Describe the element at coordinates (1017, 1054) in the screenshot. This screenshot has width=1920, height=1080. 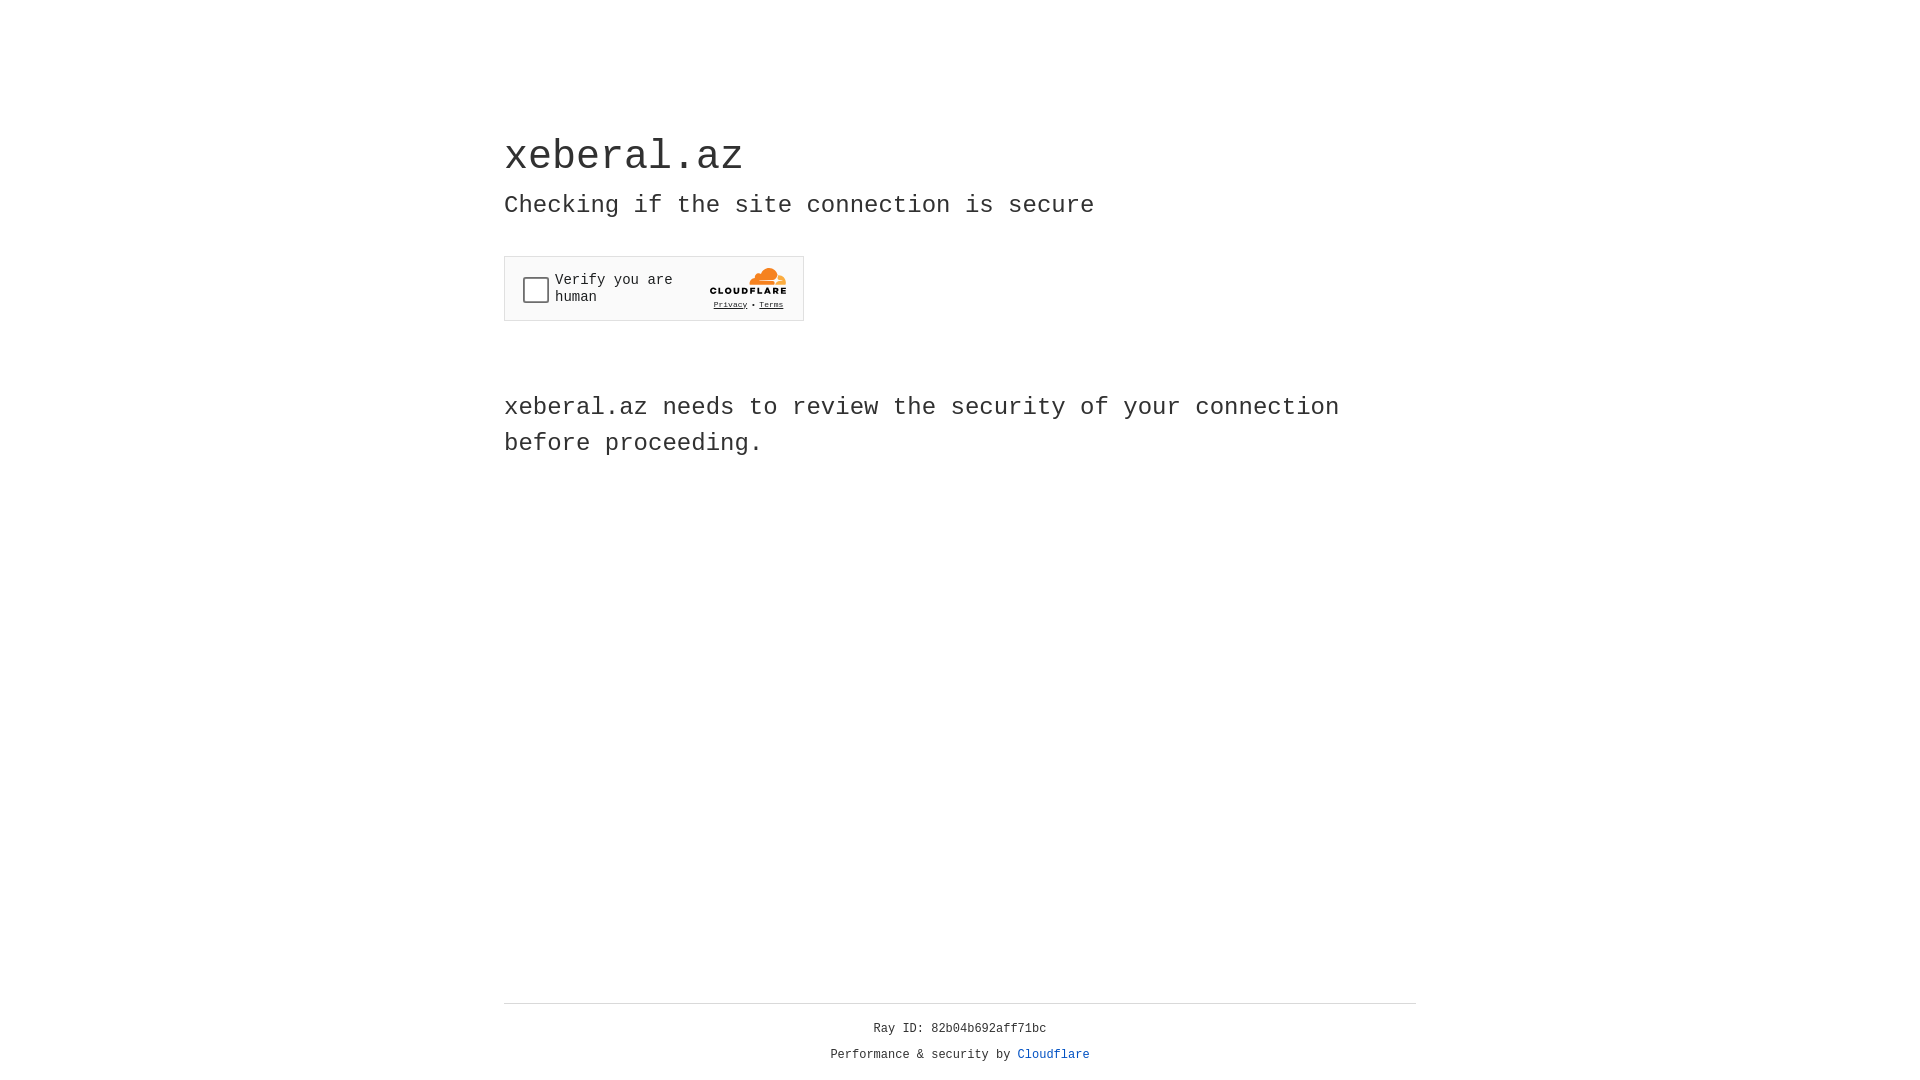
I see `'Cloudflare'` at that location.